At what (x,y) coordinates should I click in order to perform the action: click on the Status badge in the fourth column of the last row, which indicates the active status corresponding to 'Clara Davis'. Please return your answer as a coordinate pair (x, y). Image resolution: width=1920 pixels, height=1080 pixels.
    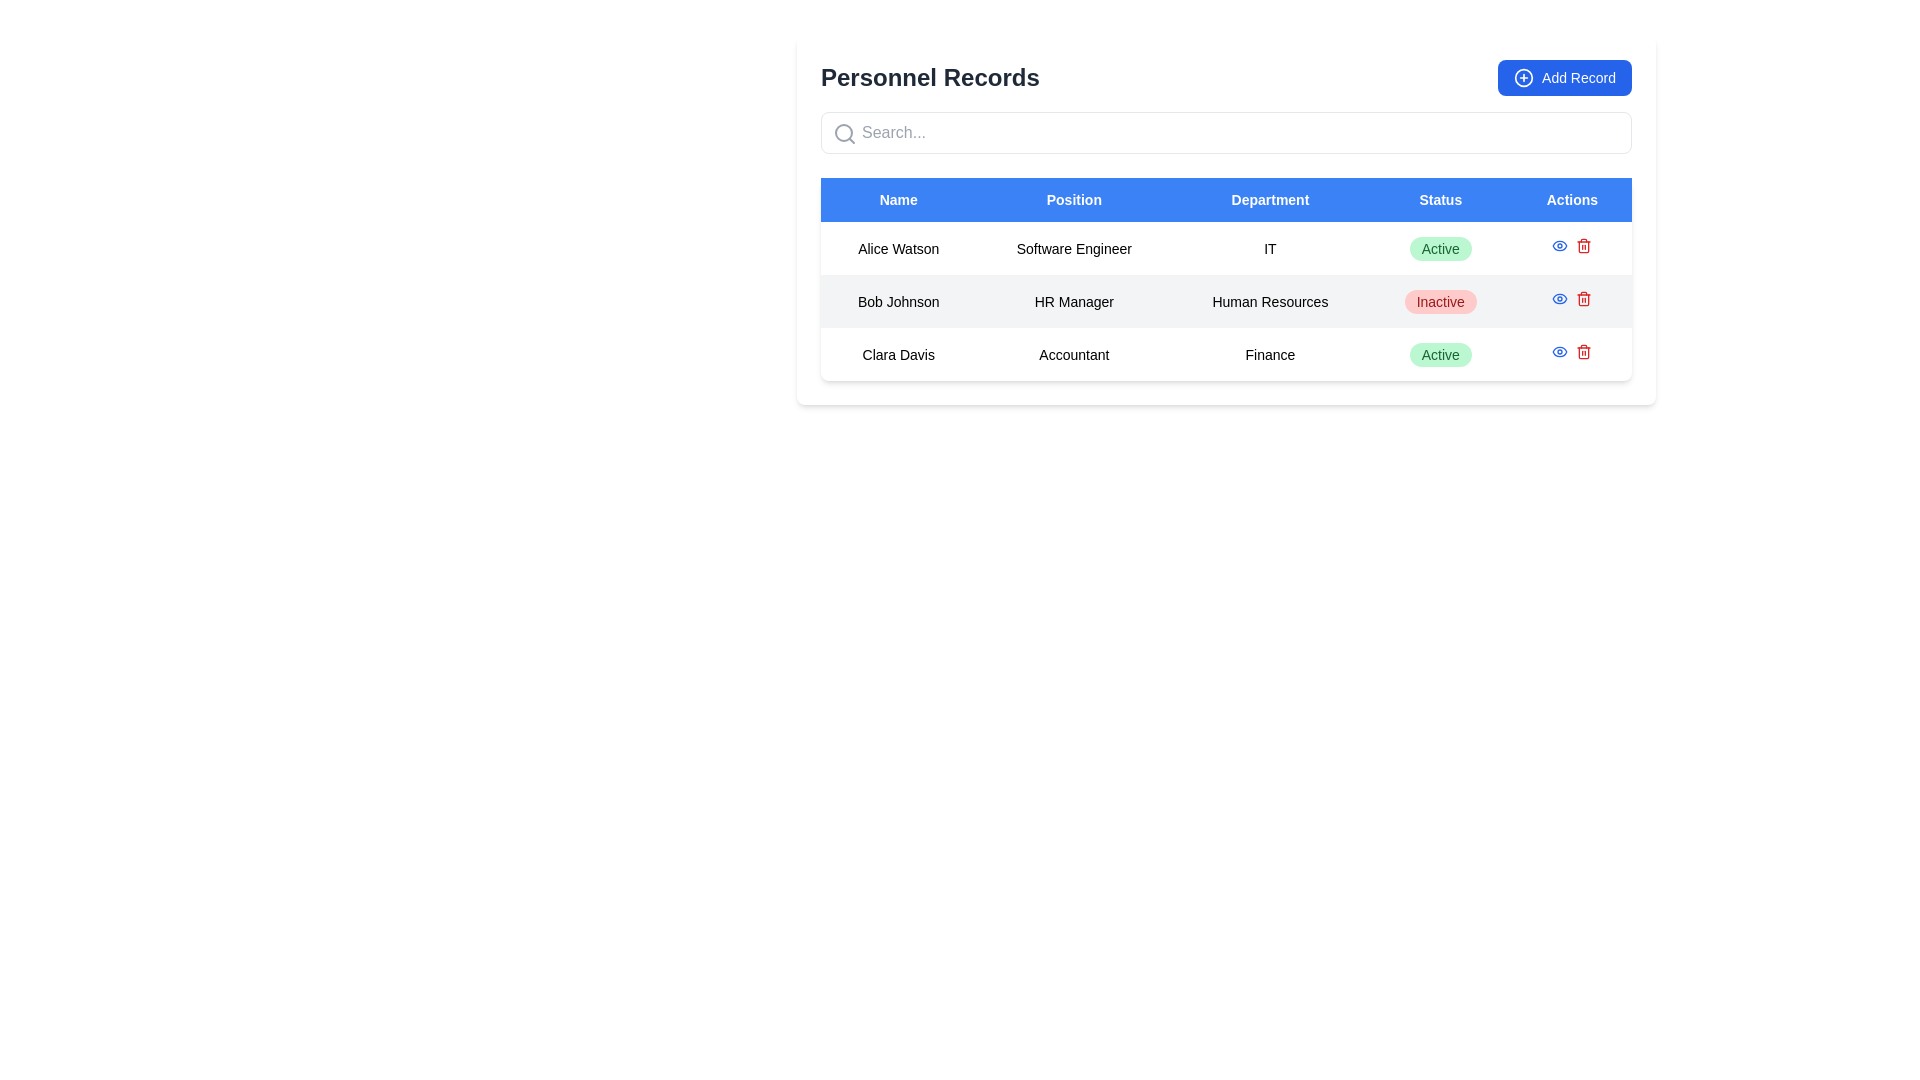
    Looking at the image, I should click on (1440, 353).